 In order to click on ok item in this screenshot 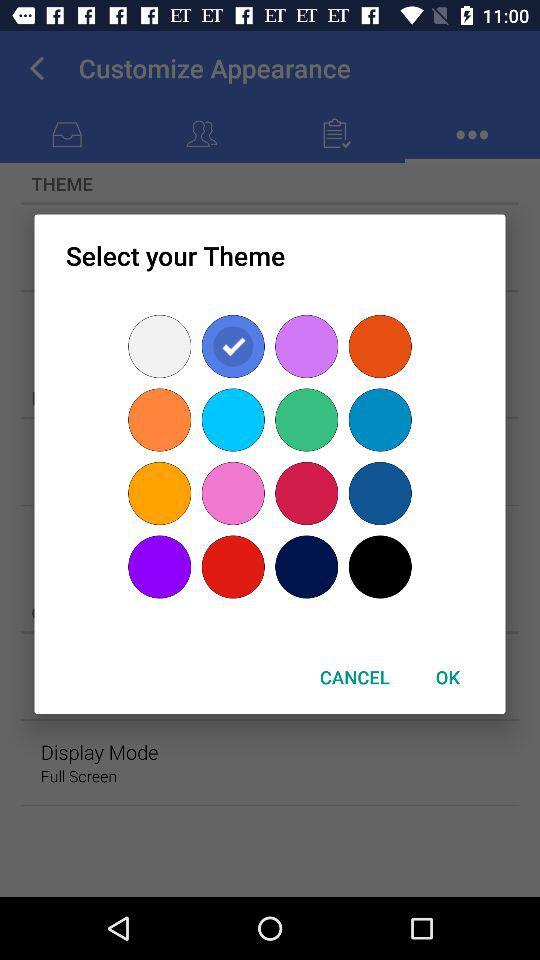, I will do `click(447, 677)`.